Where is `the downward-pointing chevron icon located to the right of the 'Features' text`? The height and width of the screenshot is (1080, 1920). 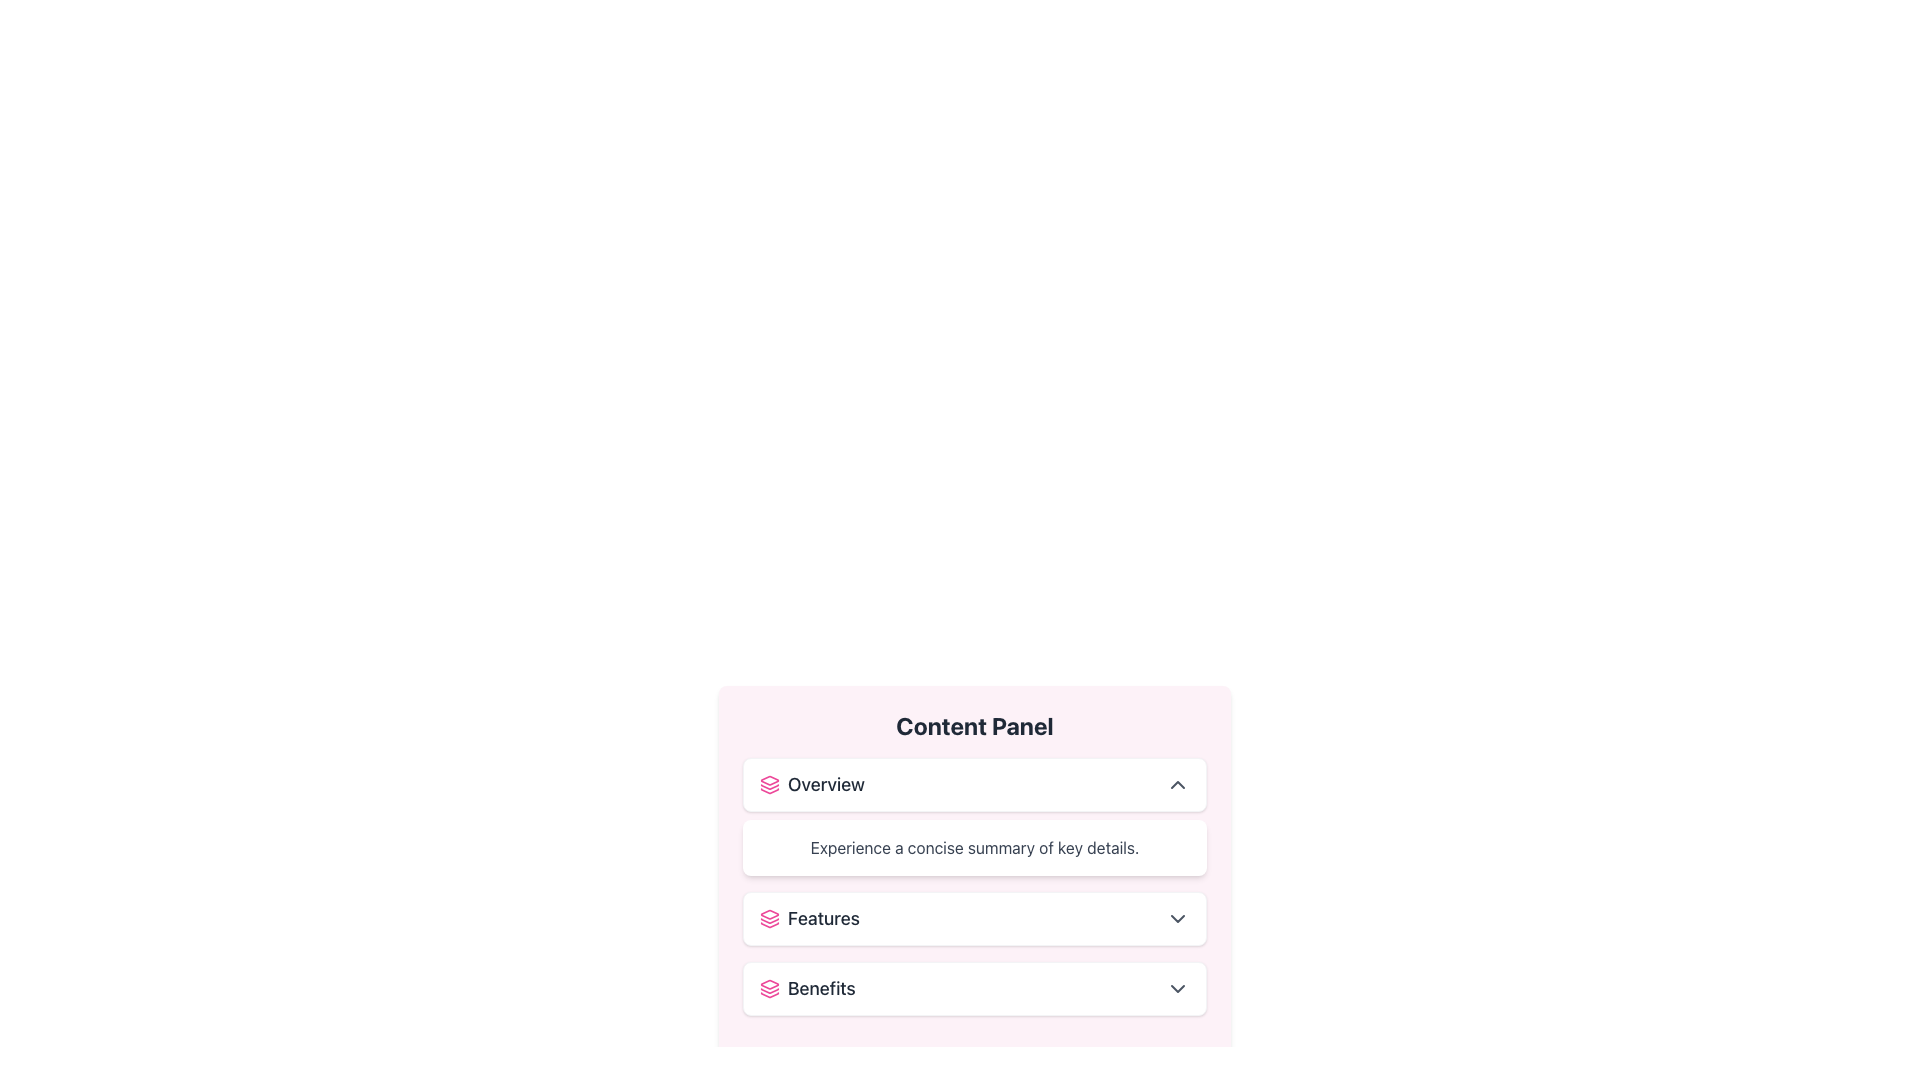 the downward-pointing chevron icon located to the right of the 'Features' text is located at coordinates (1177, 918).